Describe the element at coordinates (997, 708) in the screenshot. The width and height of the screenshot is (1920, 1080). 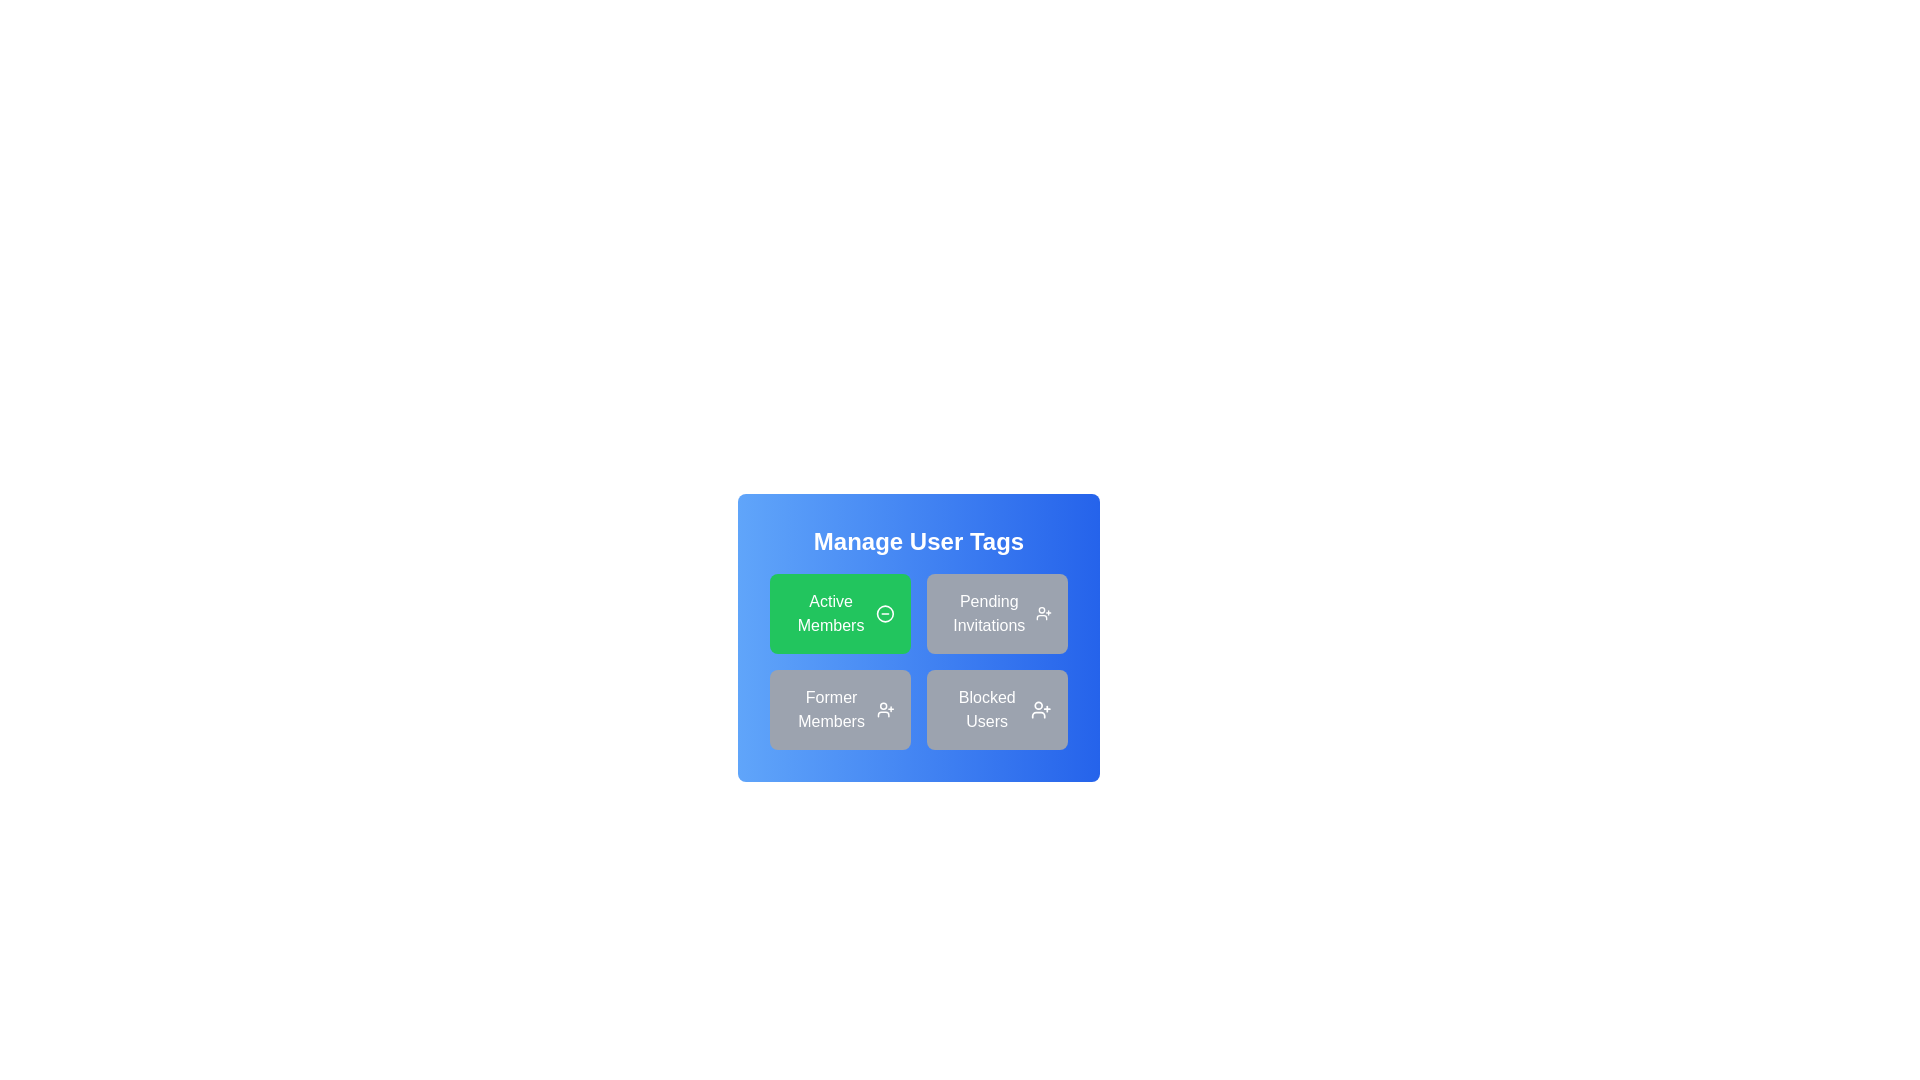
I see `the 'Blocked Users' button located at the bottom-right corner of the grid of four buttons under 'Manage User Tags' to possibly reveal additional details` at that location.